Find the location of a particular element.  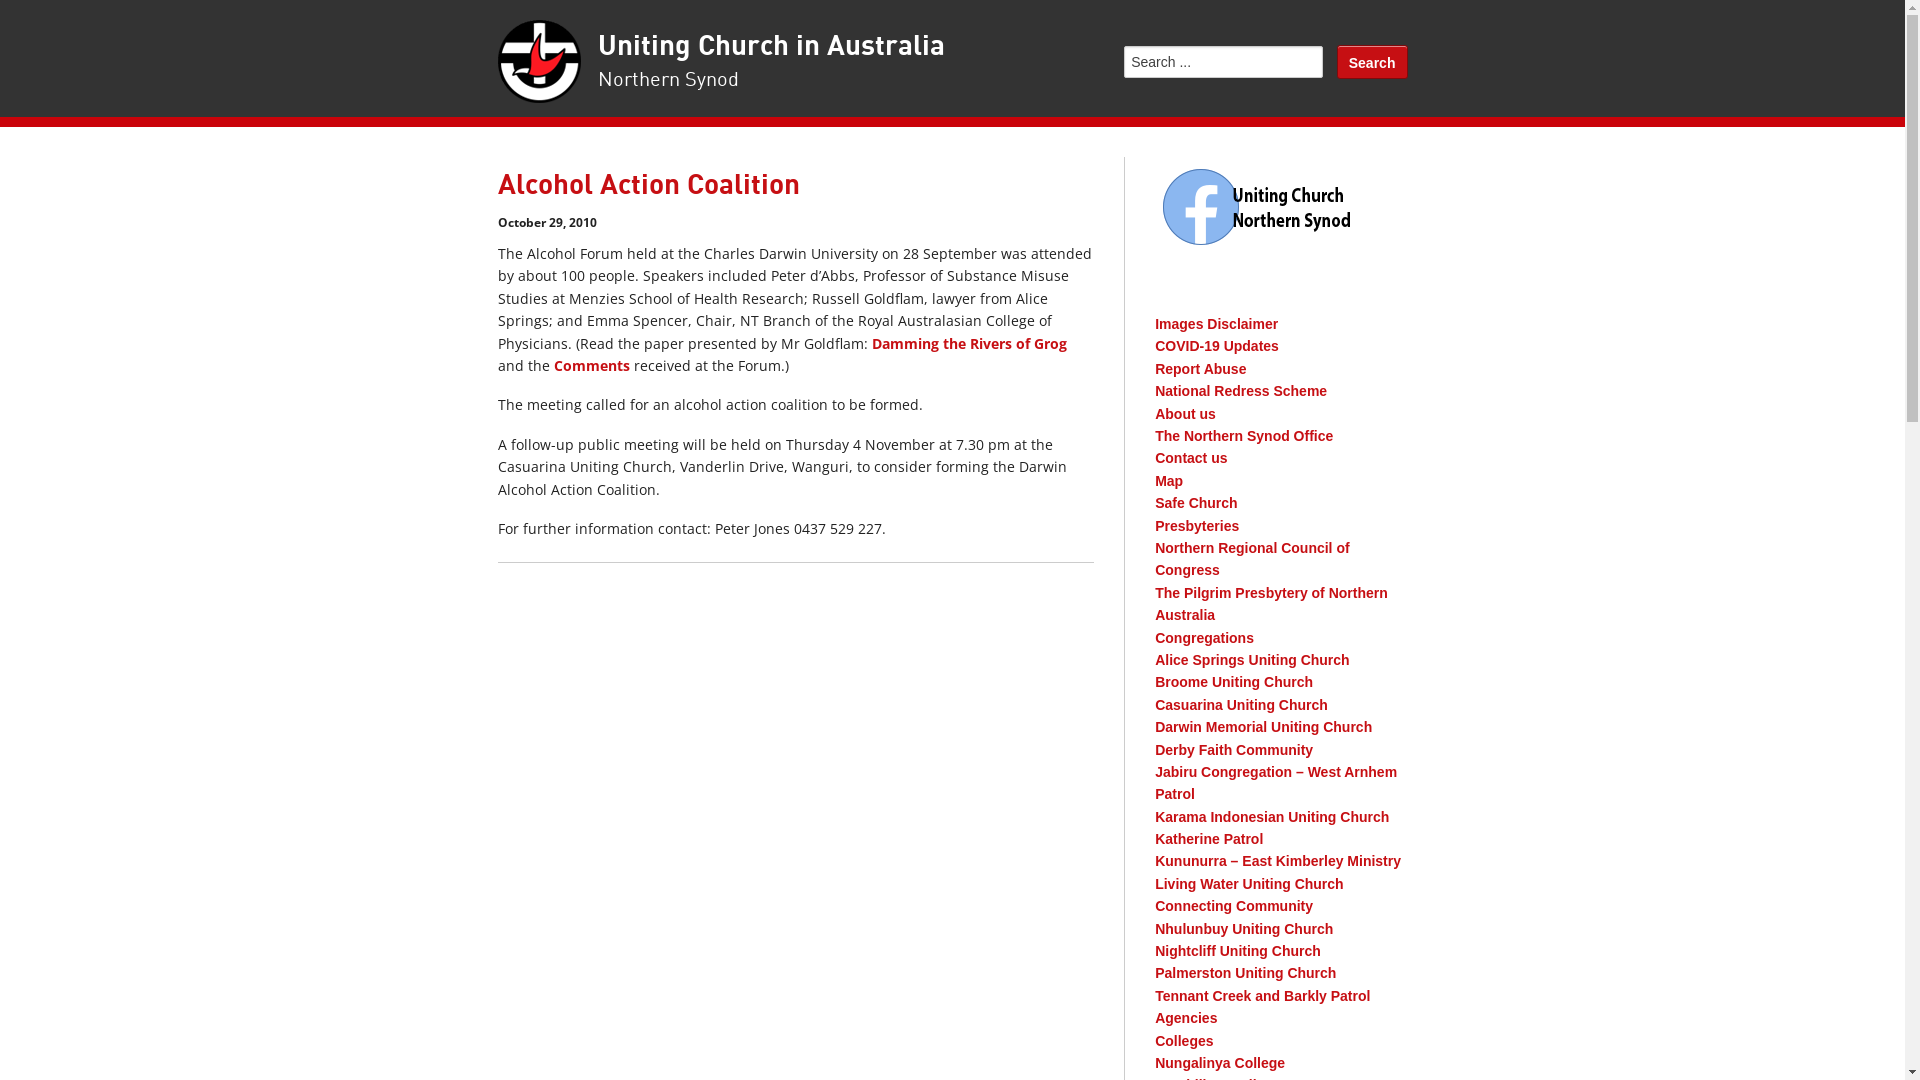

'Agencies' is located at coordinates (1185, 1018).